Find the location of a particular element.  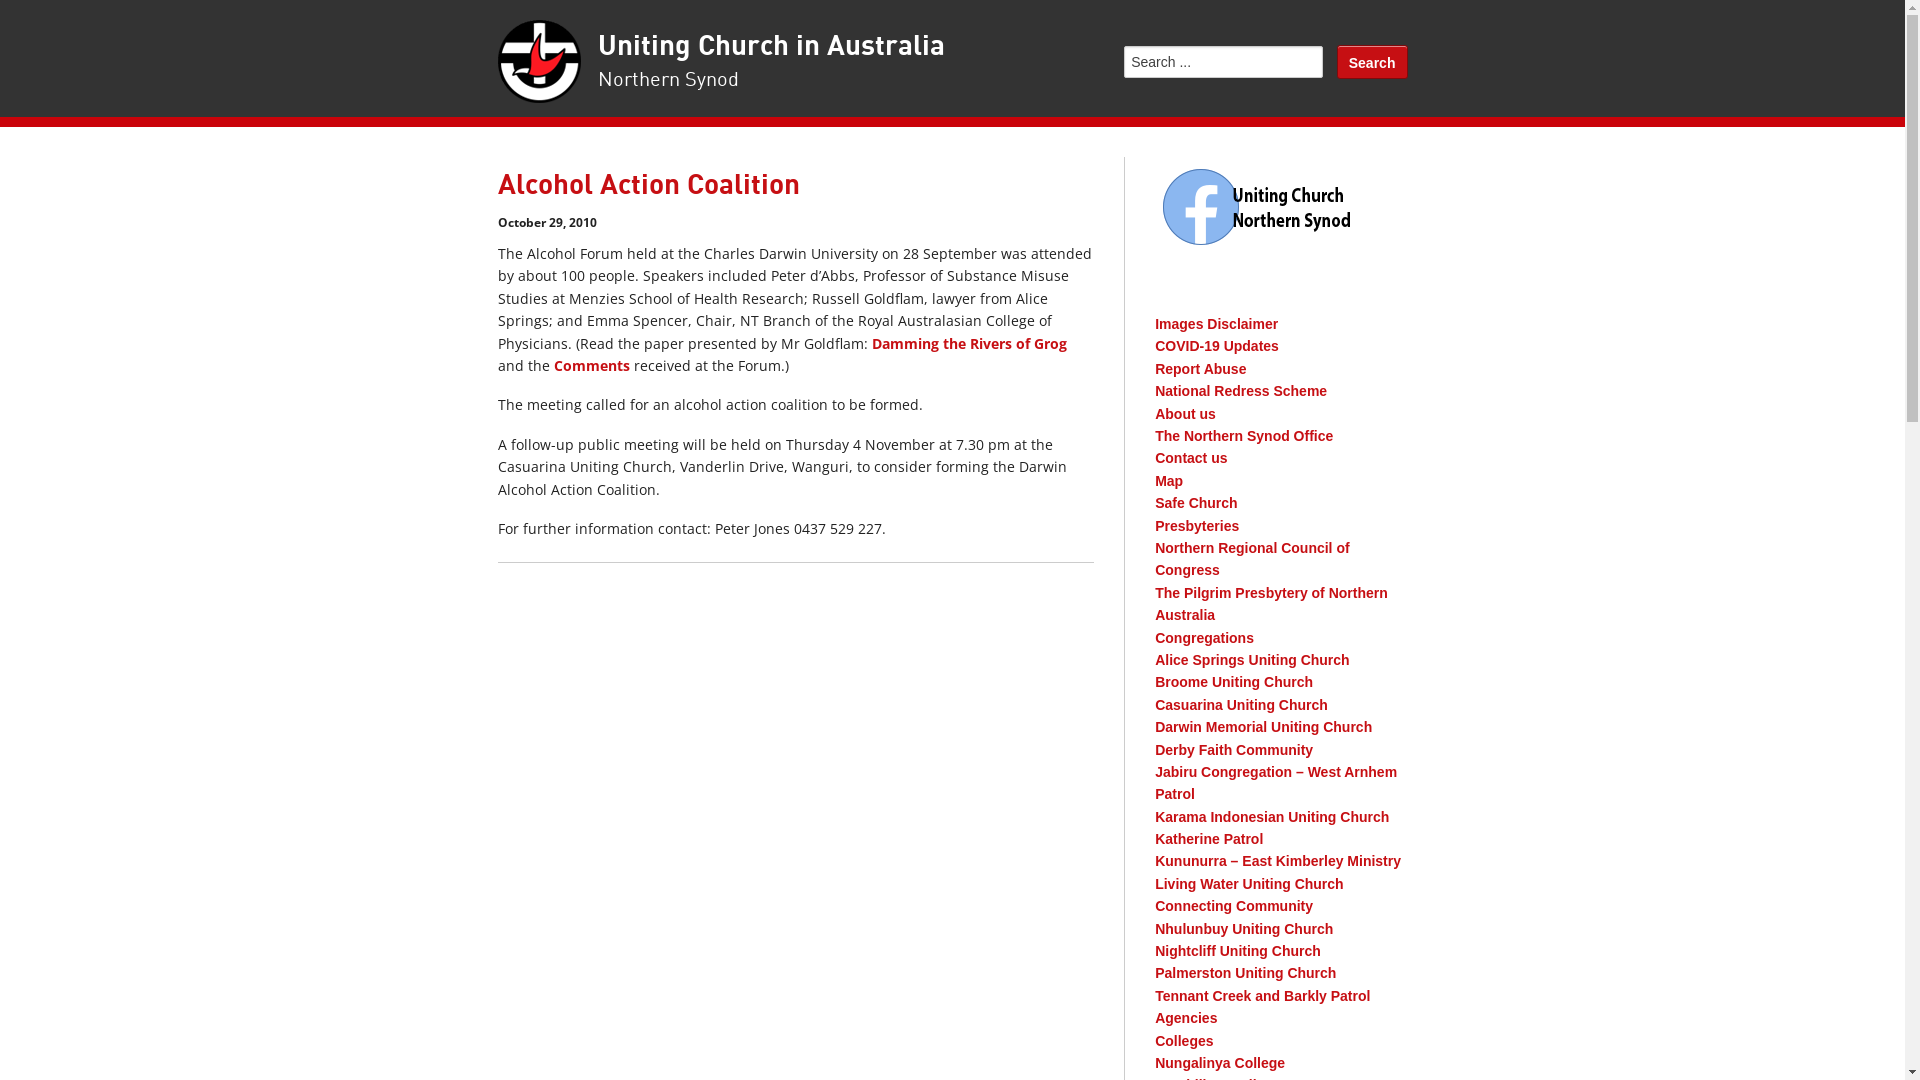

'Agencies' is located at coordinates (1185, 1018).